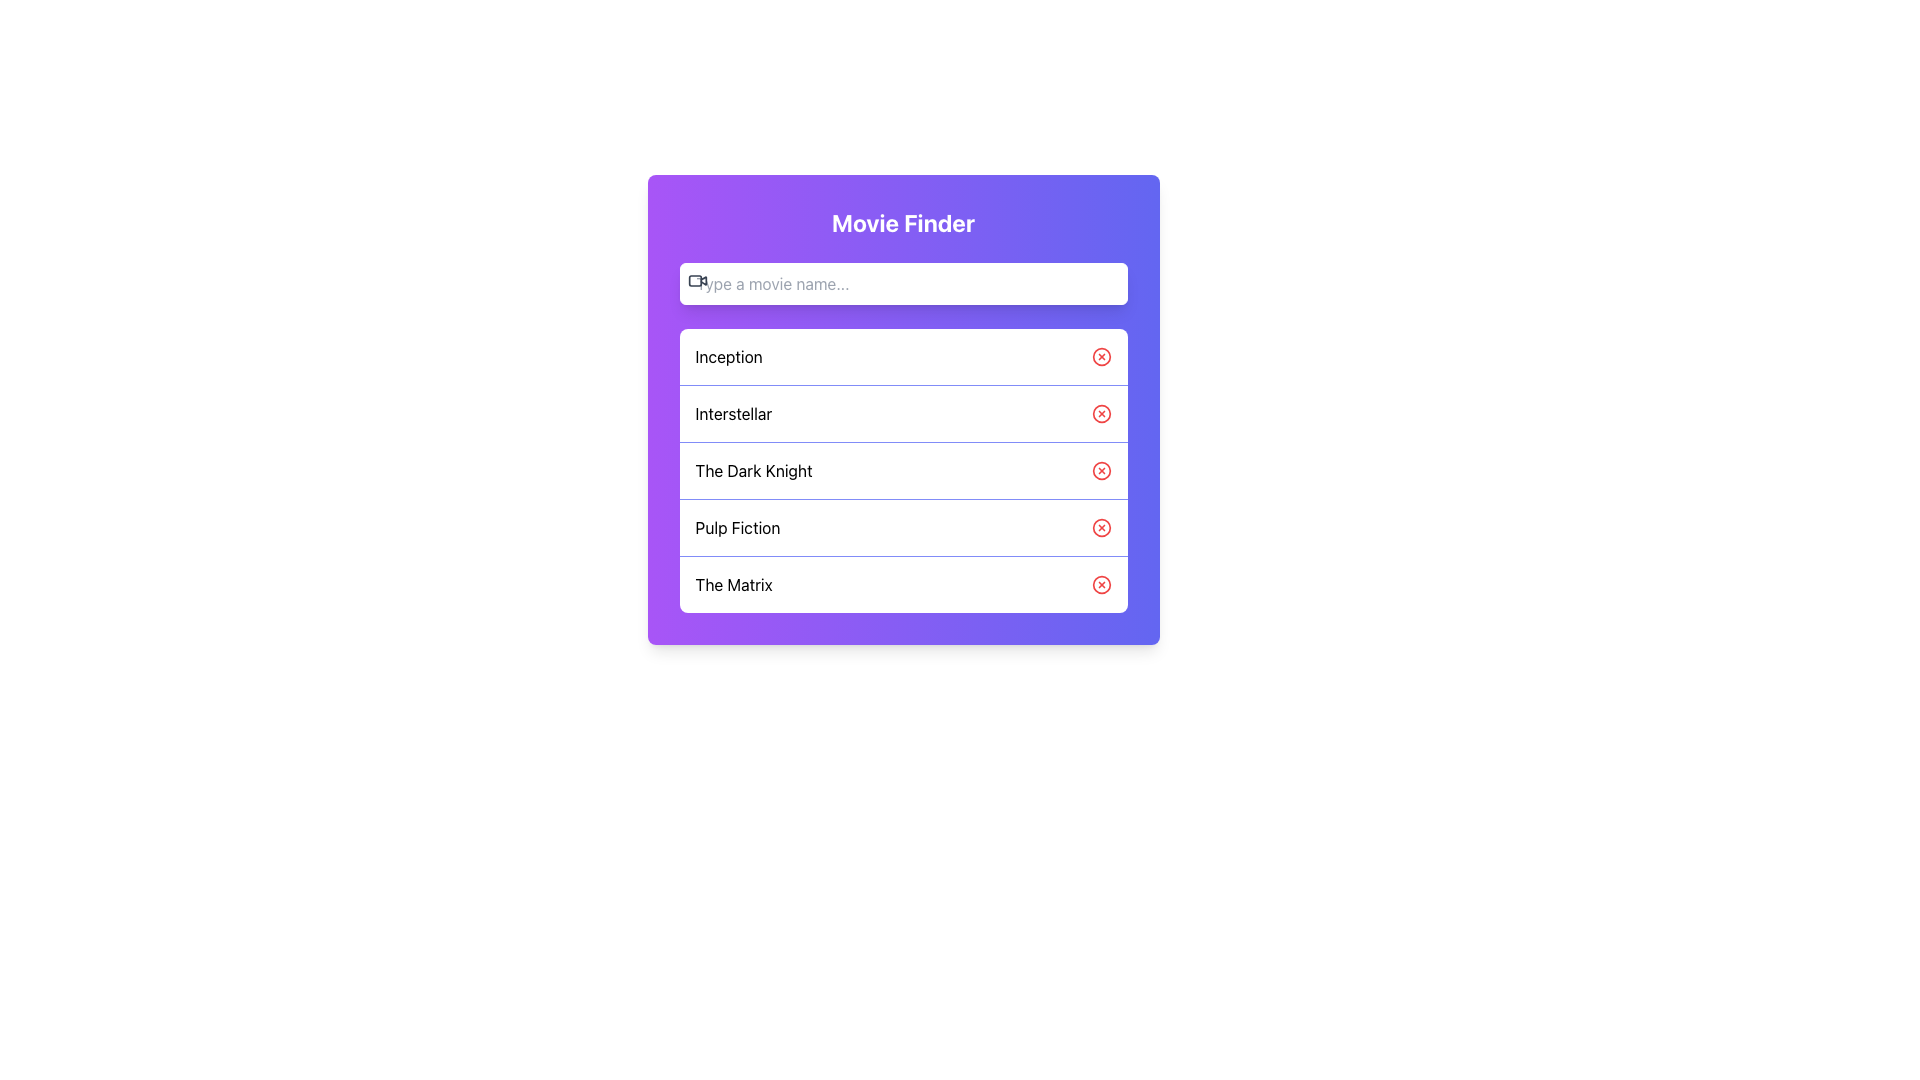  Describe the element at coordinates (902, 526) in the screenshot. I see `the fourth movie item in the 'Movie Finder' list` at that location.